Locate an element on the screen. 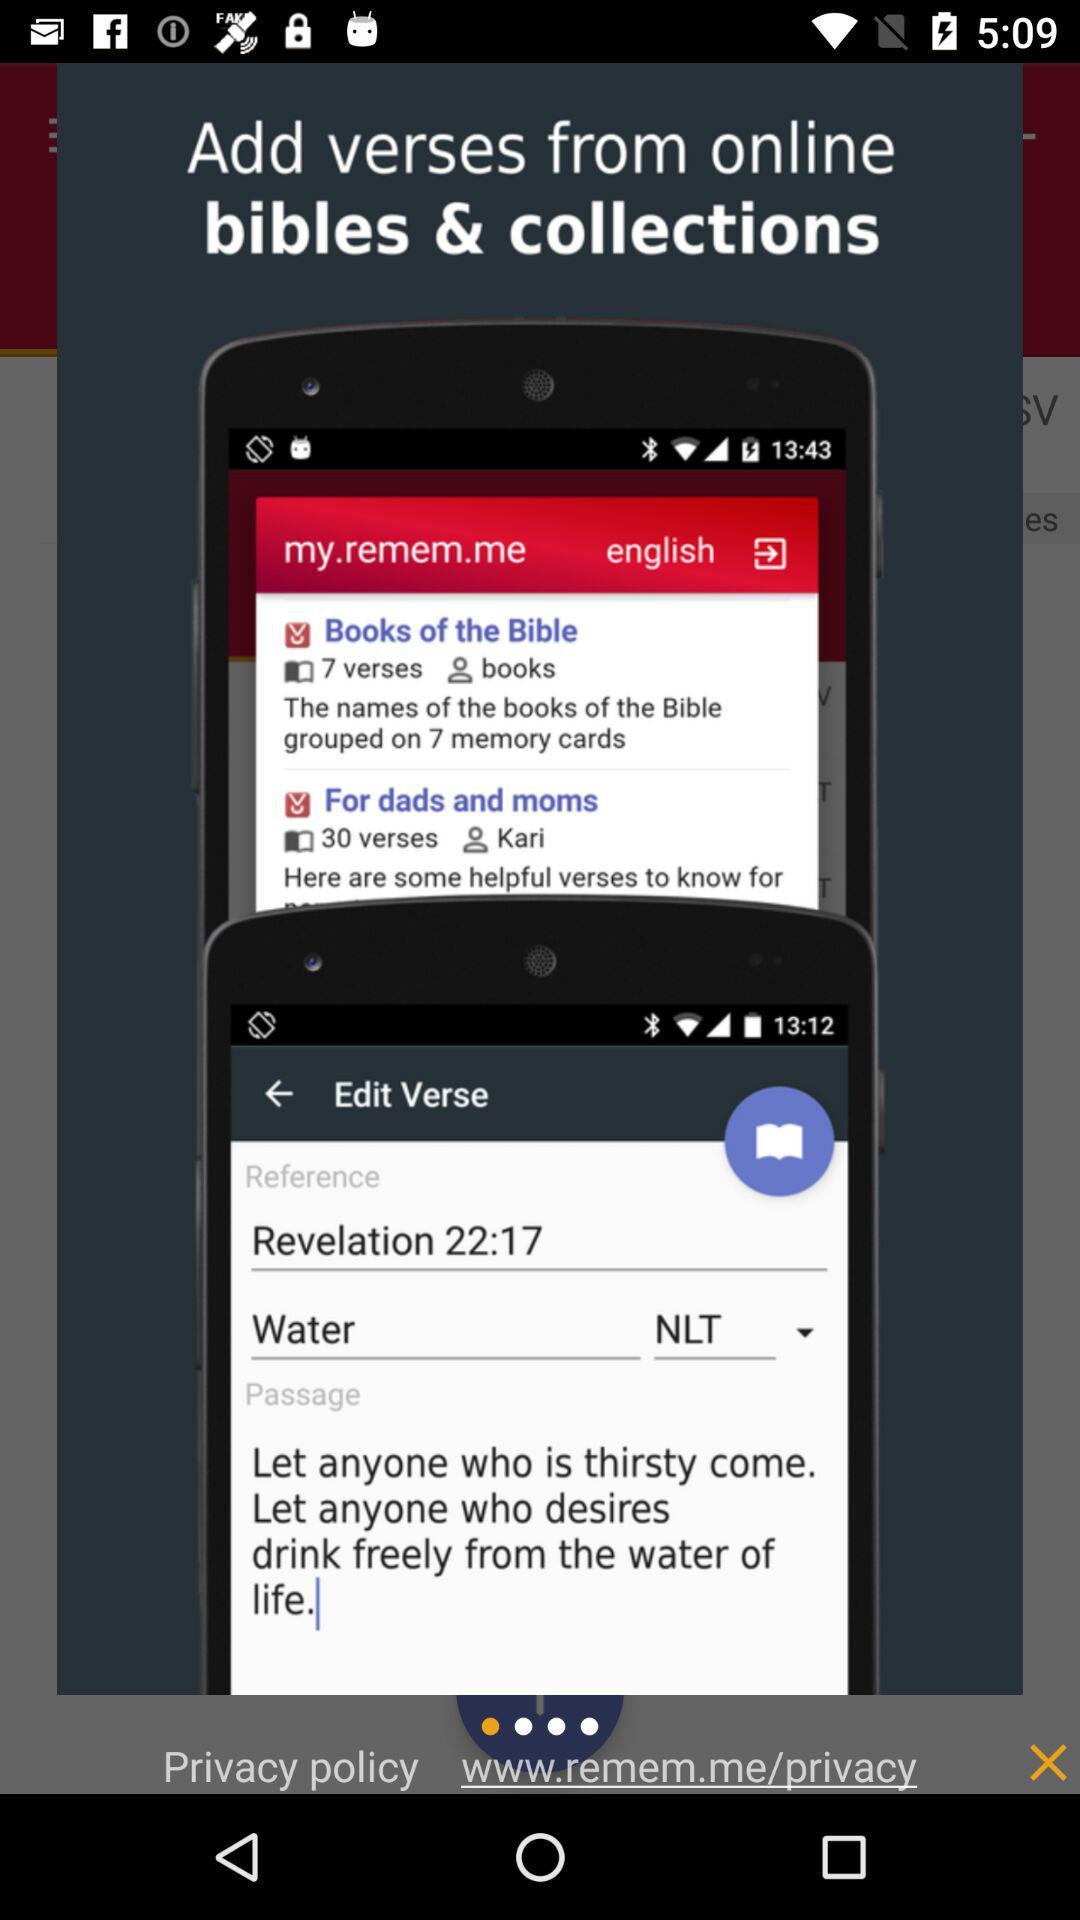  privacy policy is located at coordinates (1006, 1740).